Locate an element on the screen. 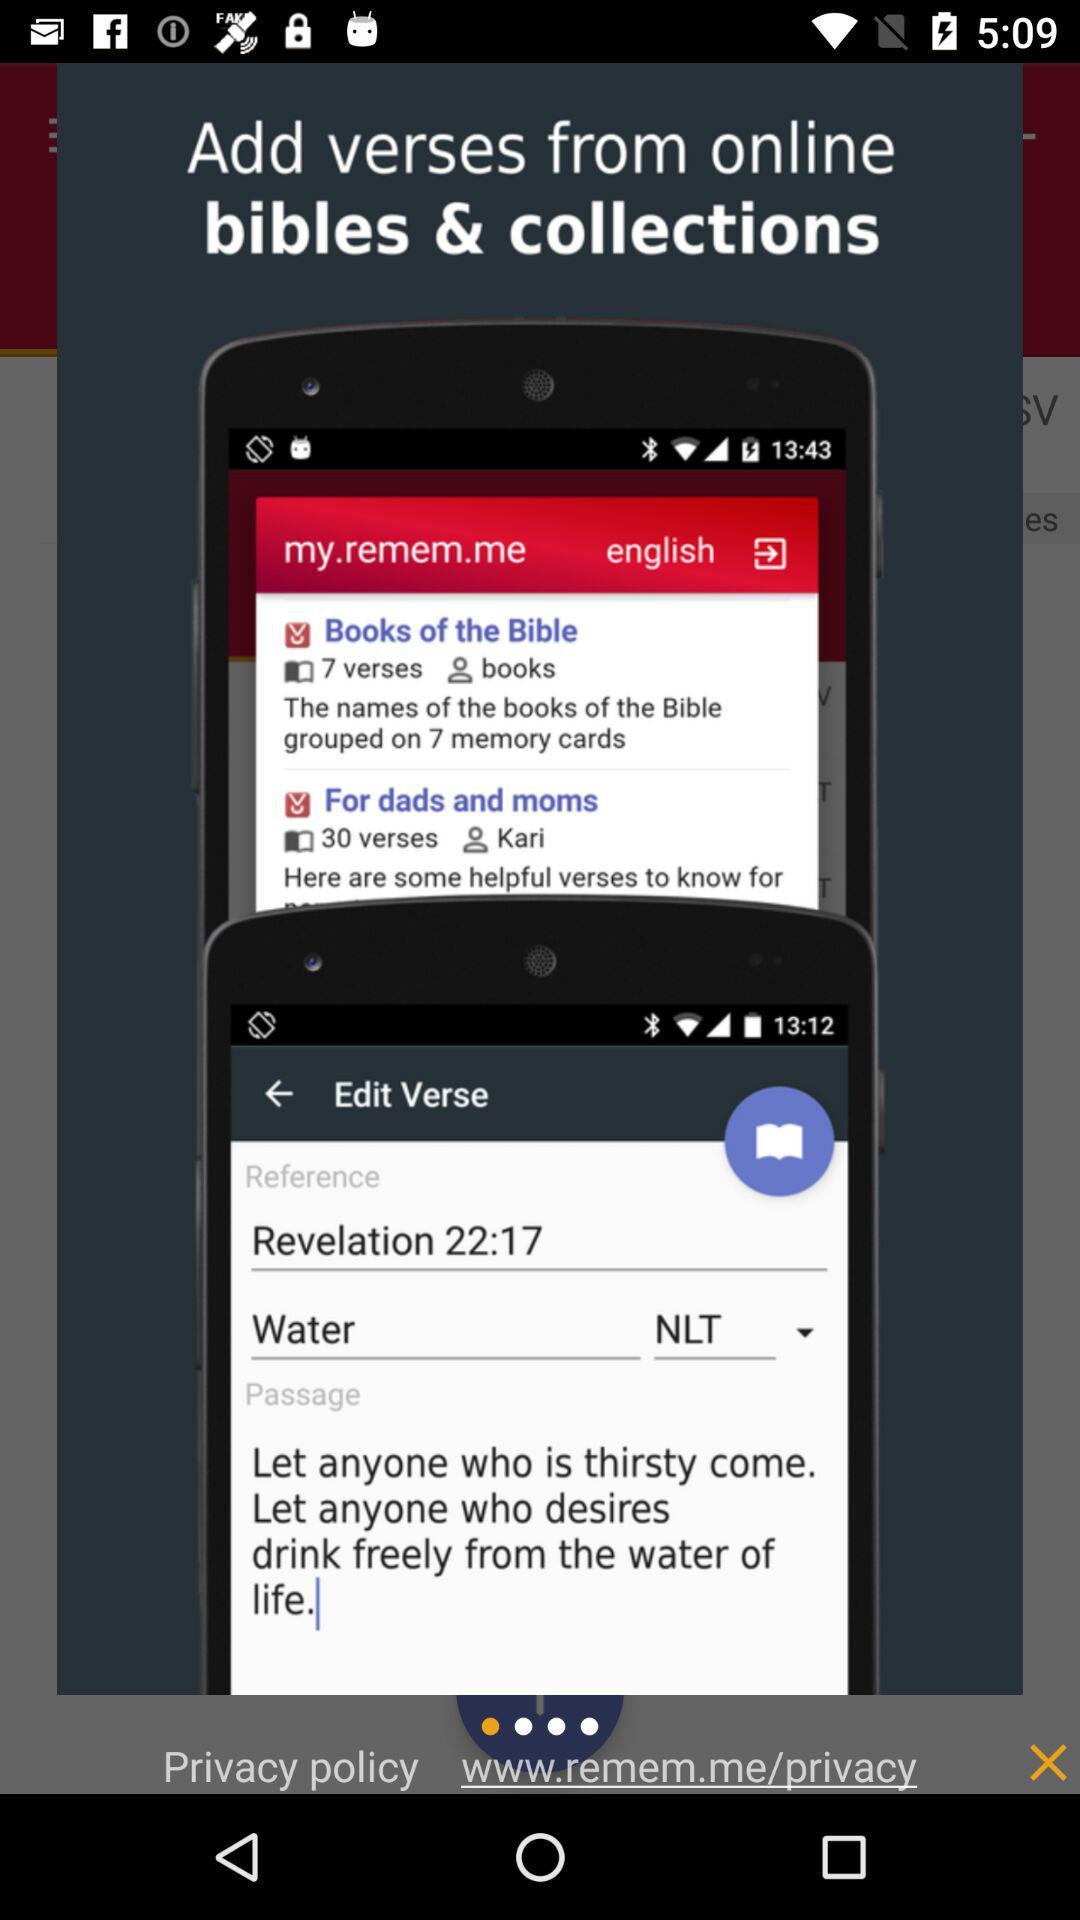  privacy policy is located at coordinates (1006, 1740).